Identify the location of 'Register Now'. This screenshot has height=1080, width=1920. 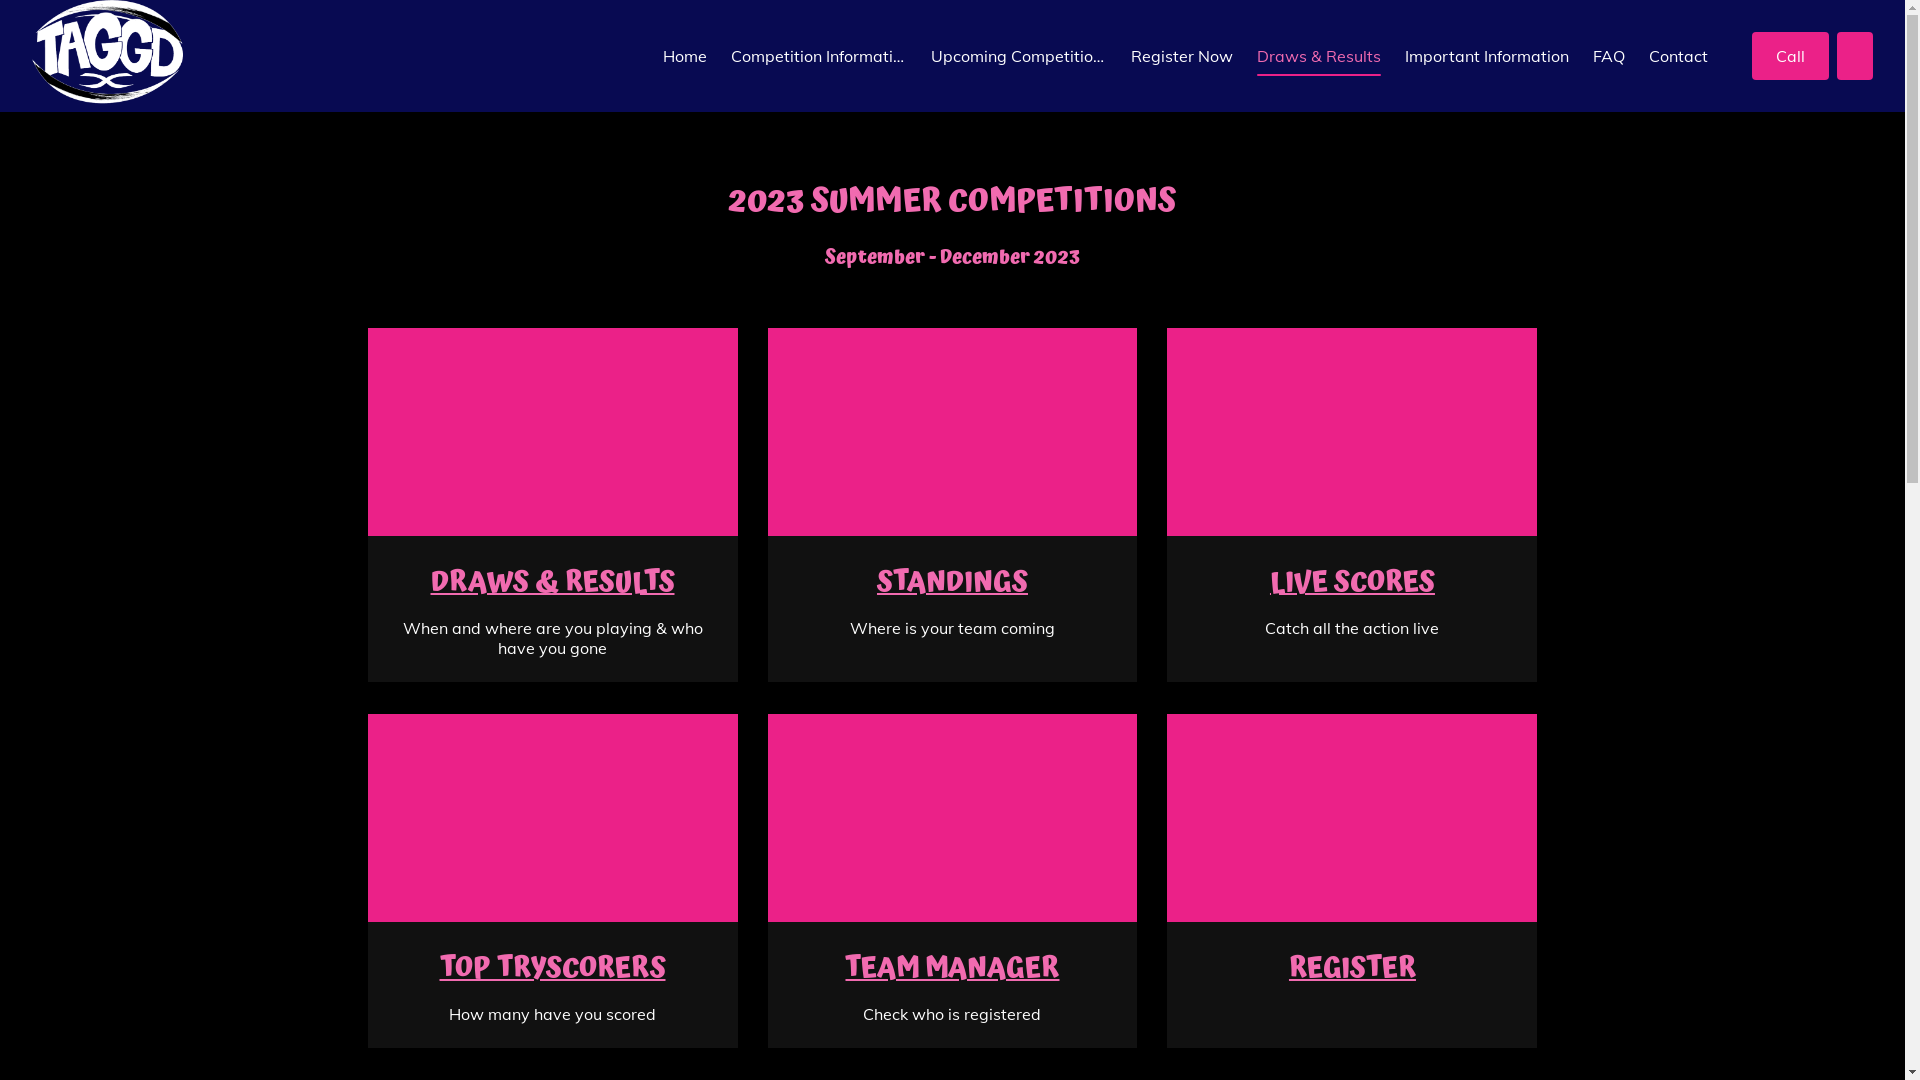
(1181, 55).